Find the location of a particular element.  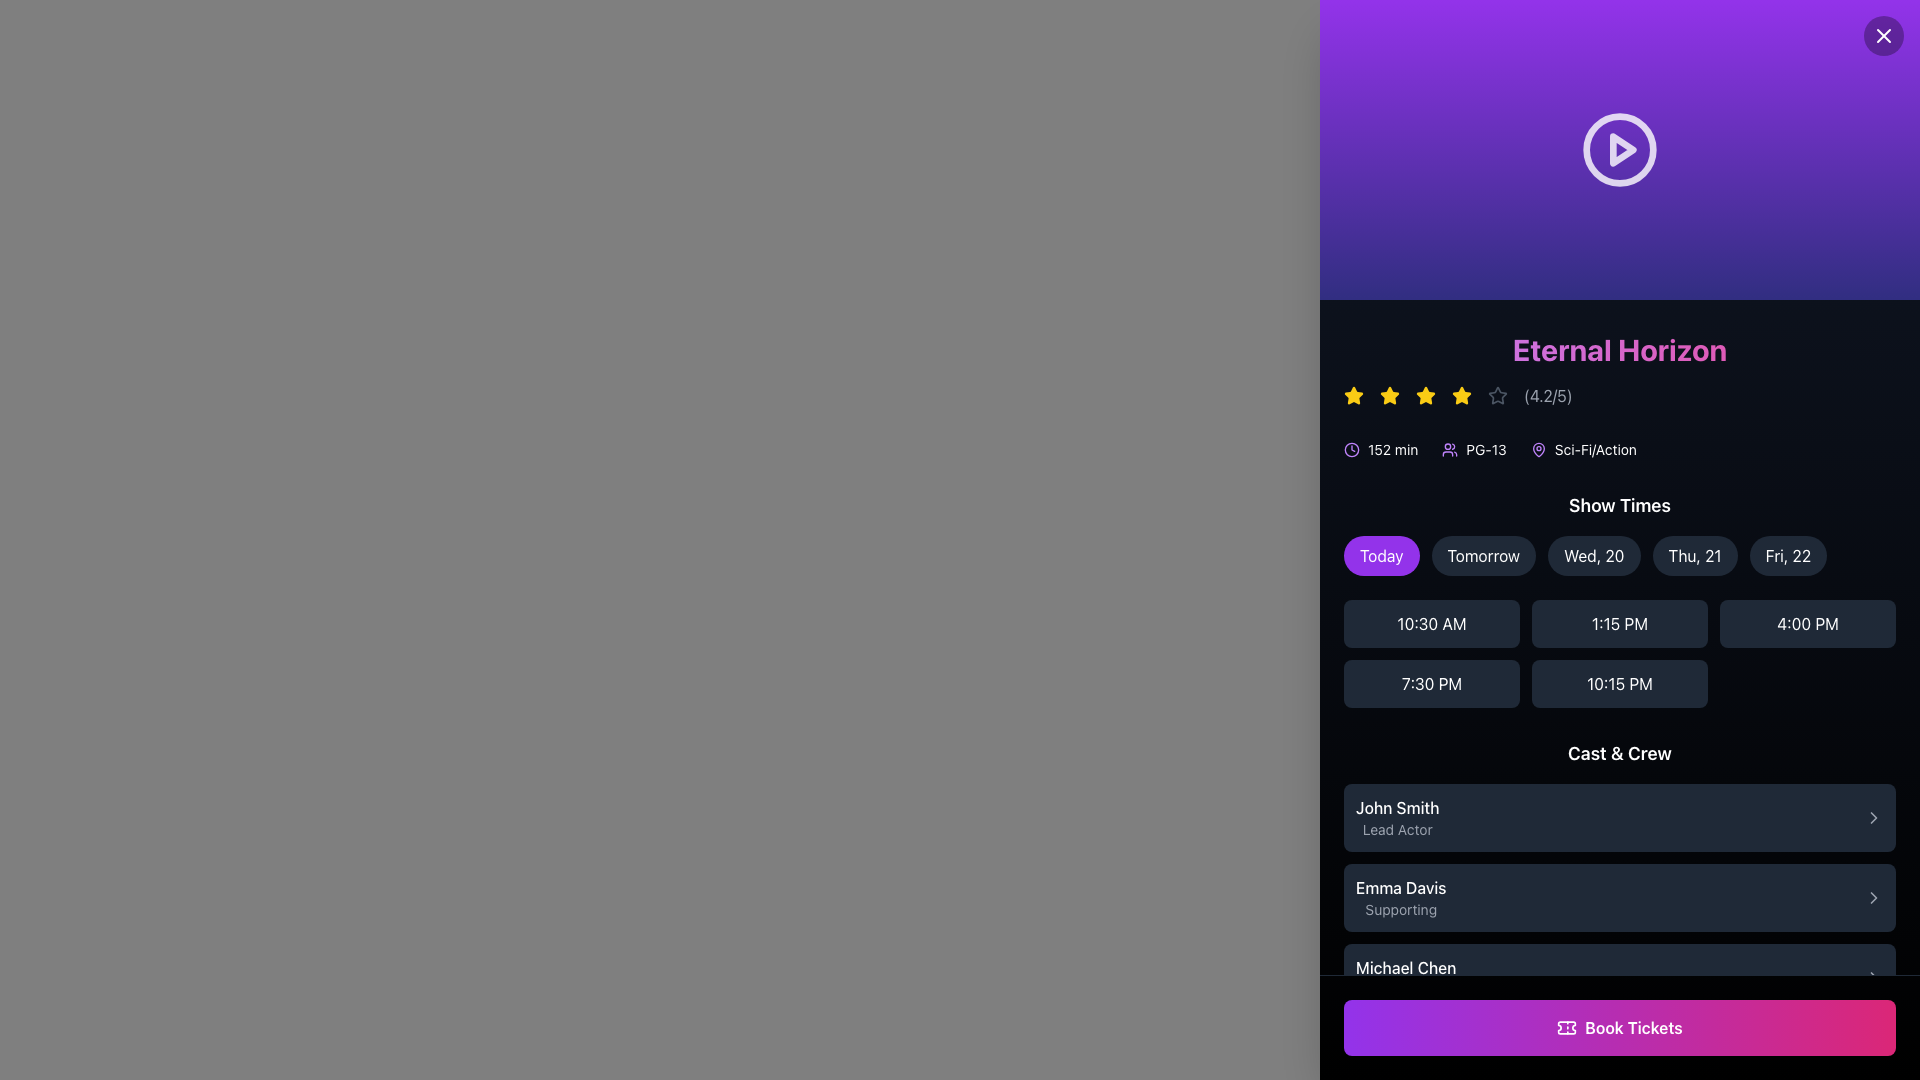

the icon of the third Text Label with Icon that displays the genre of the movie, located to the right of the 'PG-13' label and below the 'Eternal Horizon' title is located at coordinates (1582, 450).